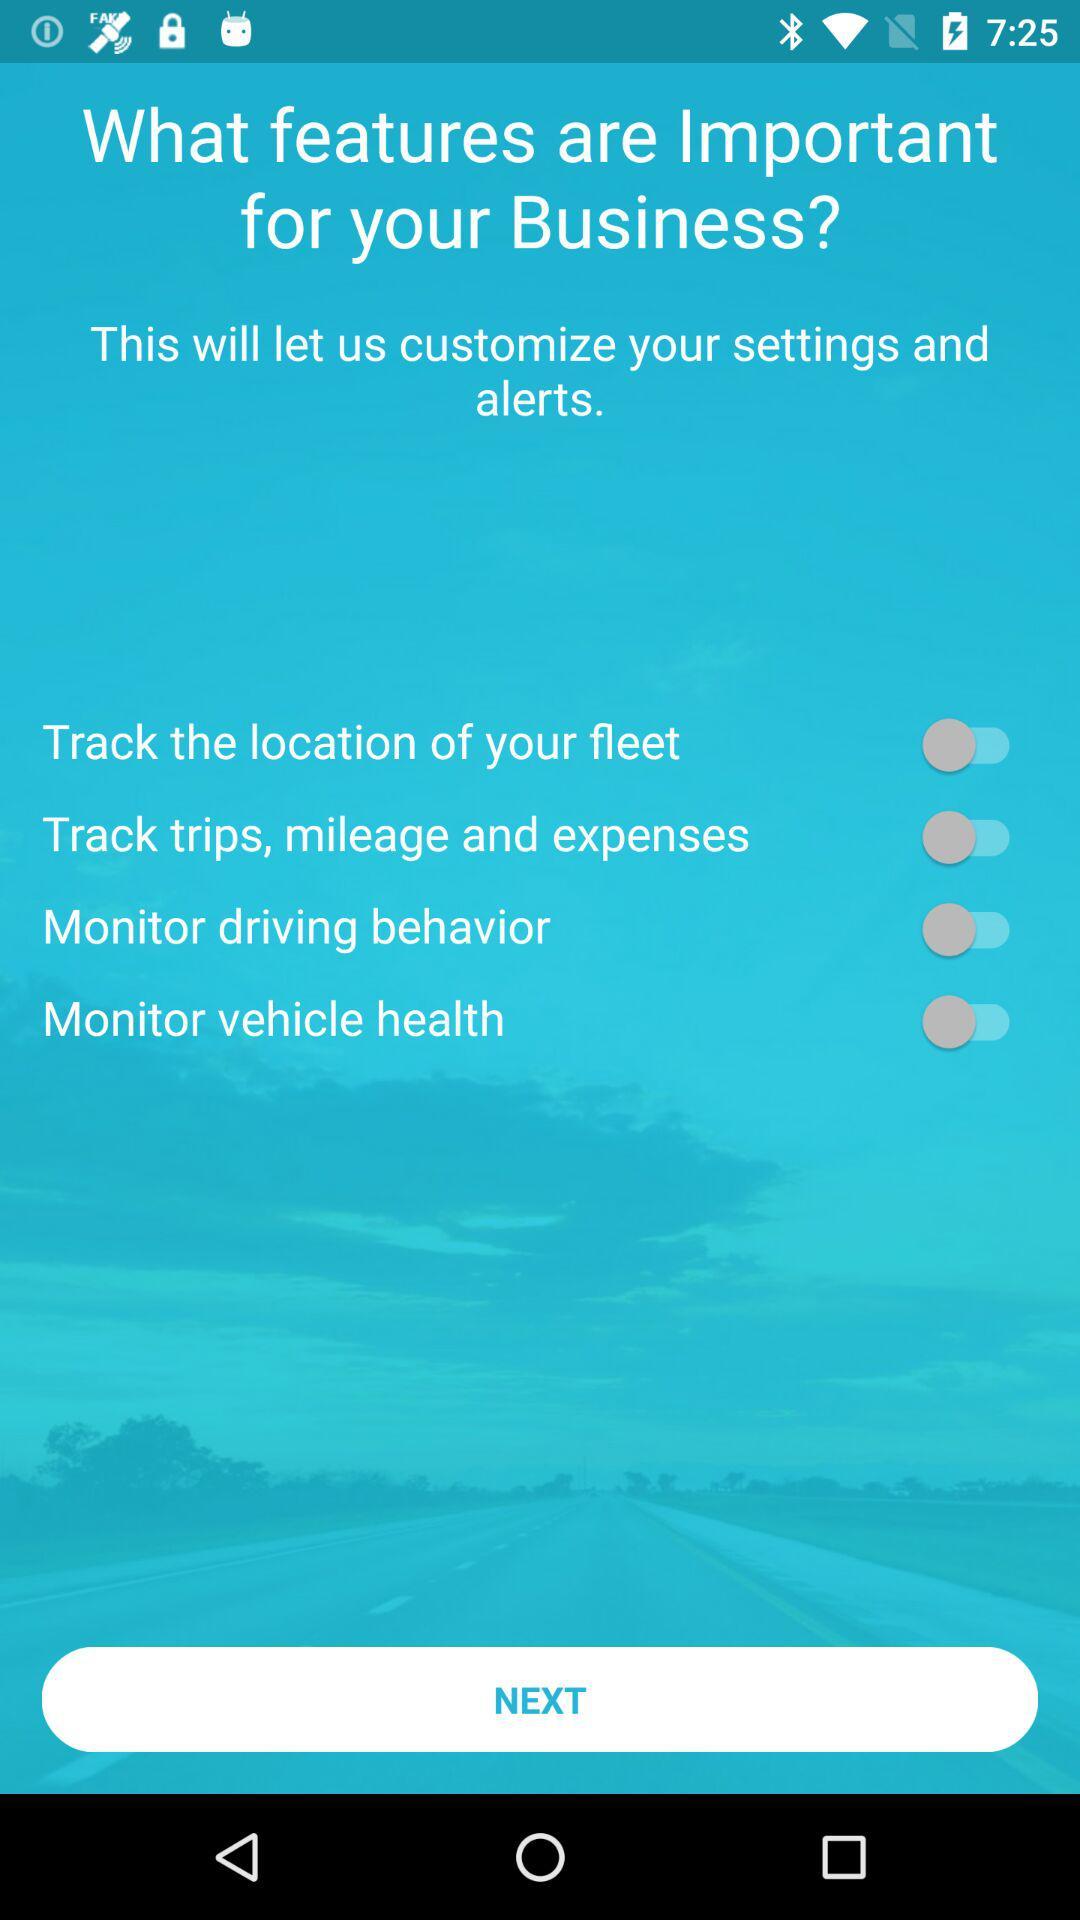 The height and width of the screenshot is (1920, 1080). I want to click on on/off button, so click(974, 1021).